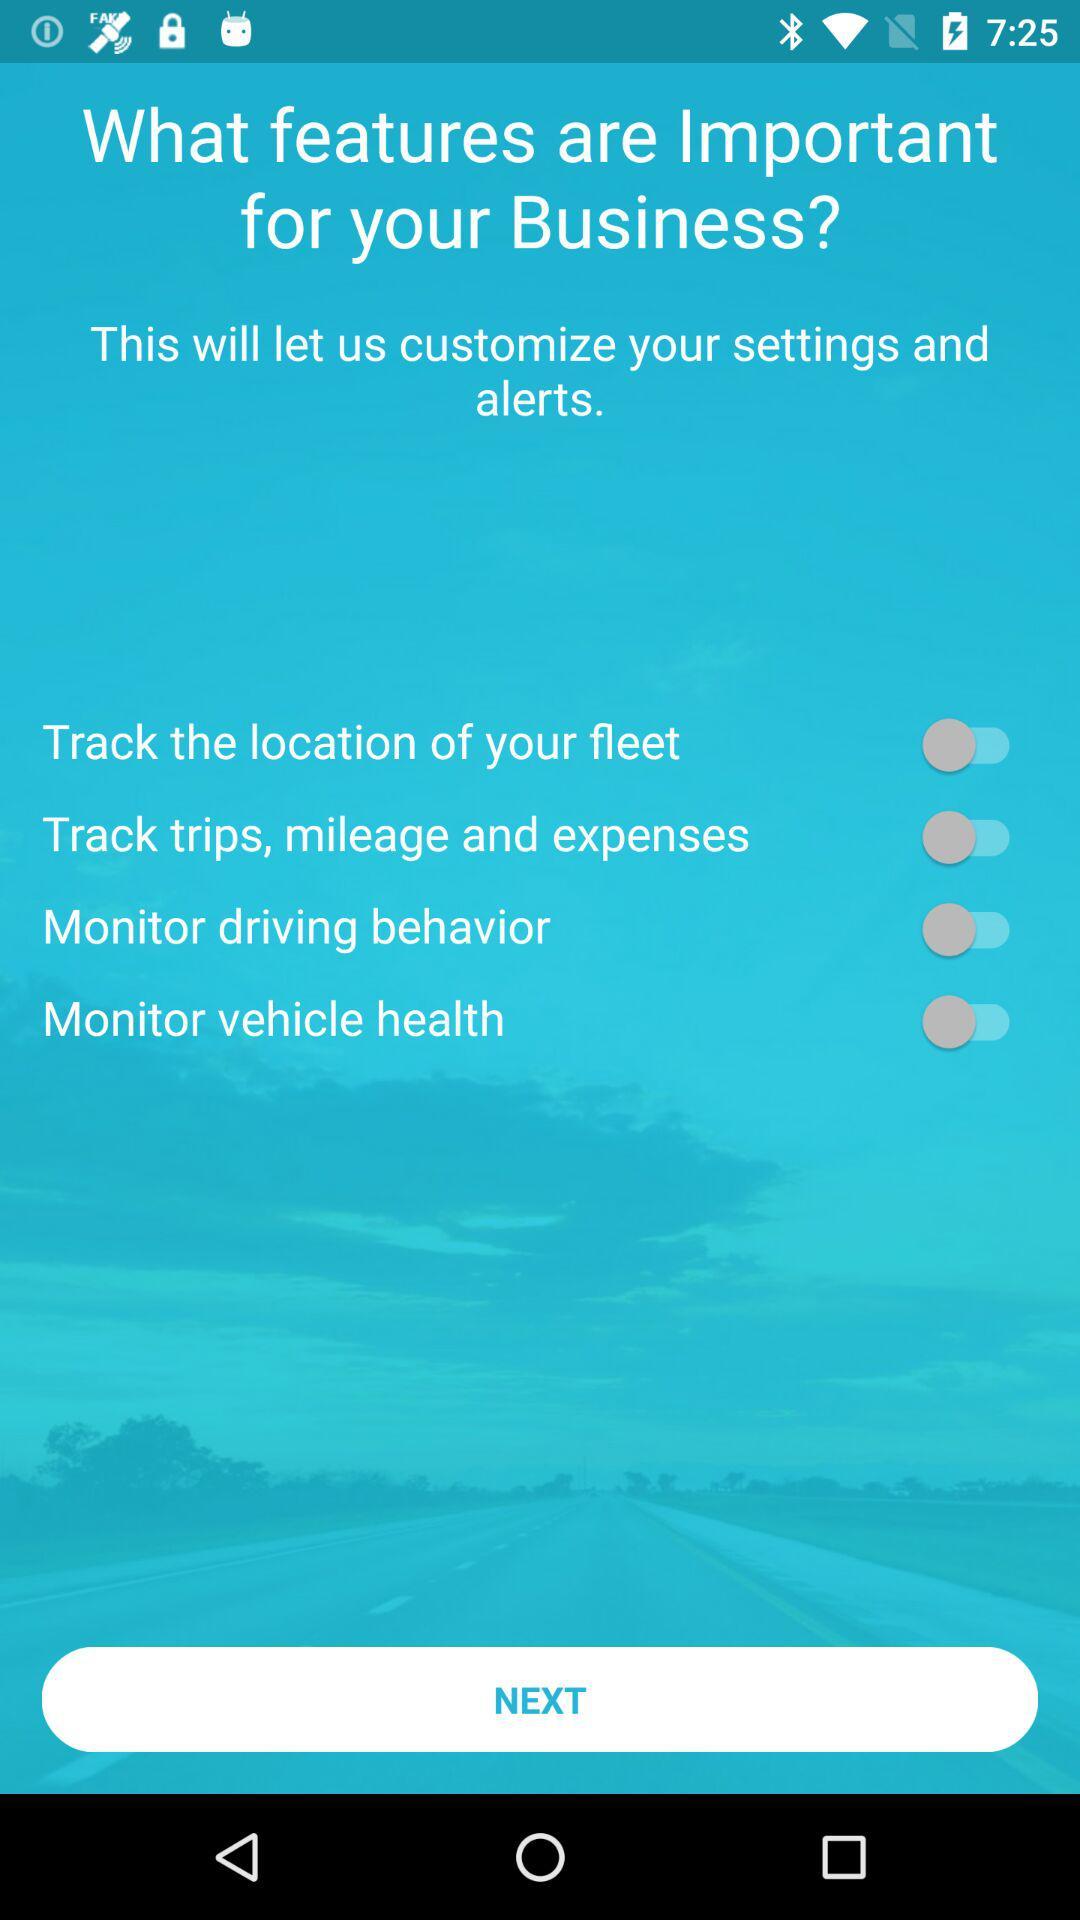 The height and width of the screenshot is (1920, 1080). I want to click on on/off button, so click(974, 1021).